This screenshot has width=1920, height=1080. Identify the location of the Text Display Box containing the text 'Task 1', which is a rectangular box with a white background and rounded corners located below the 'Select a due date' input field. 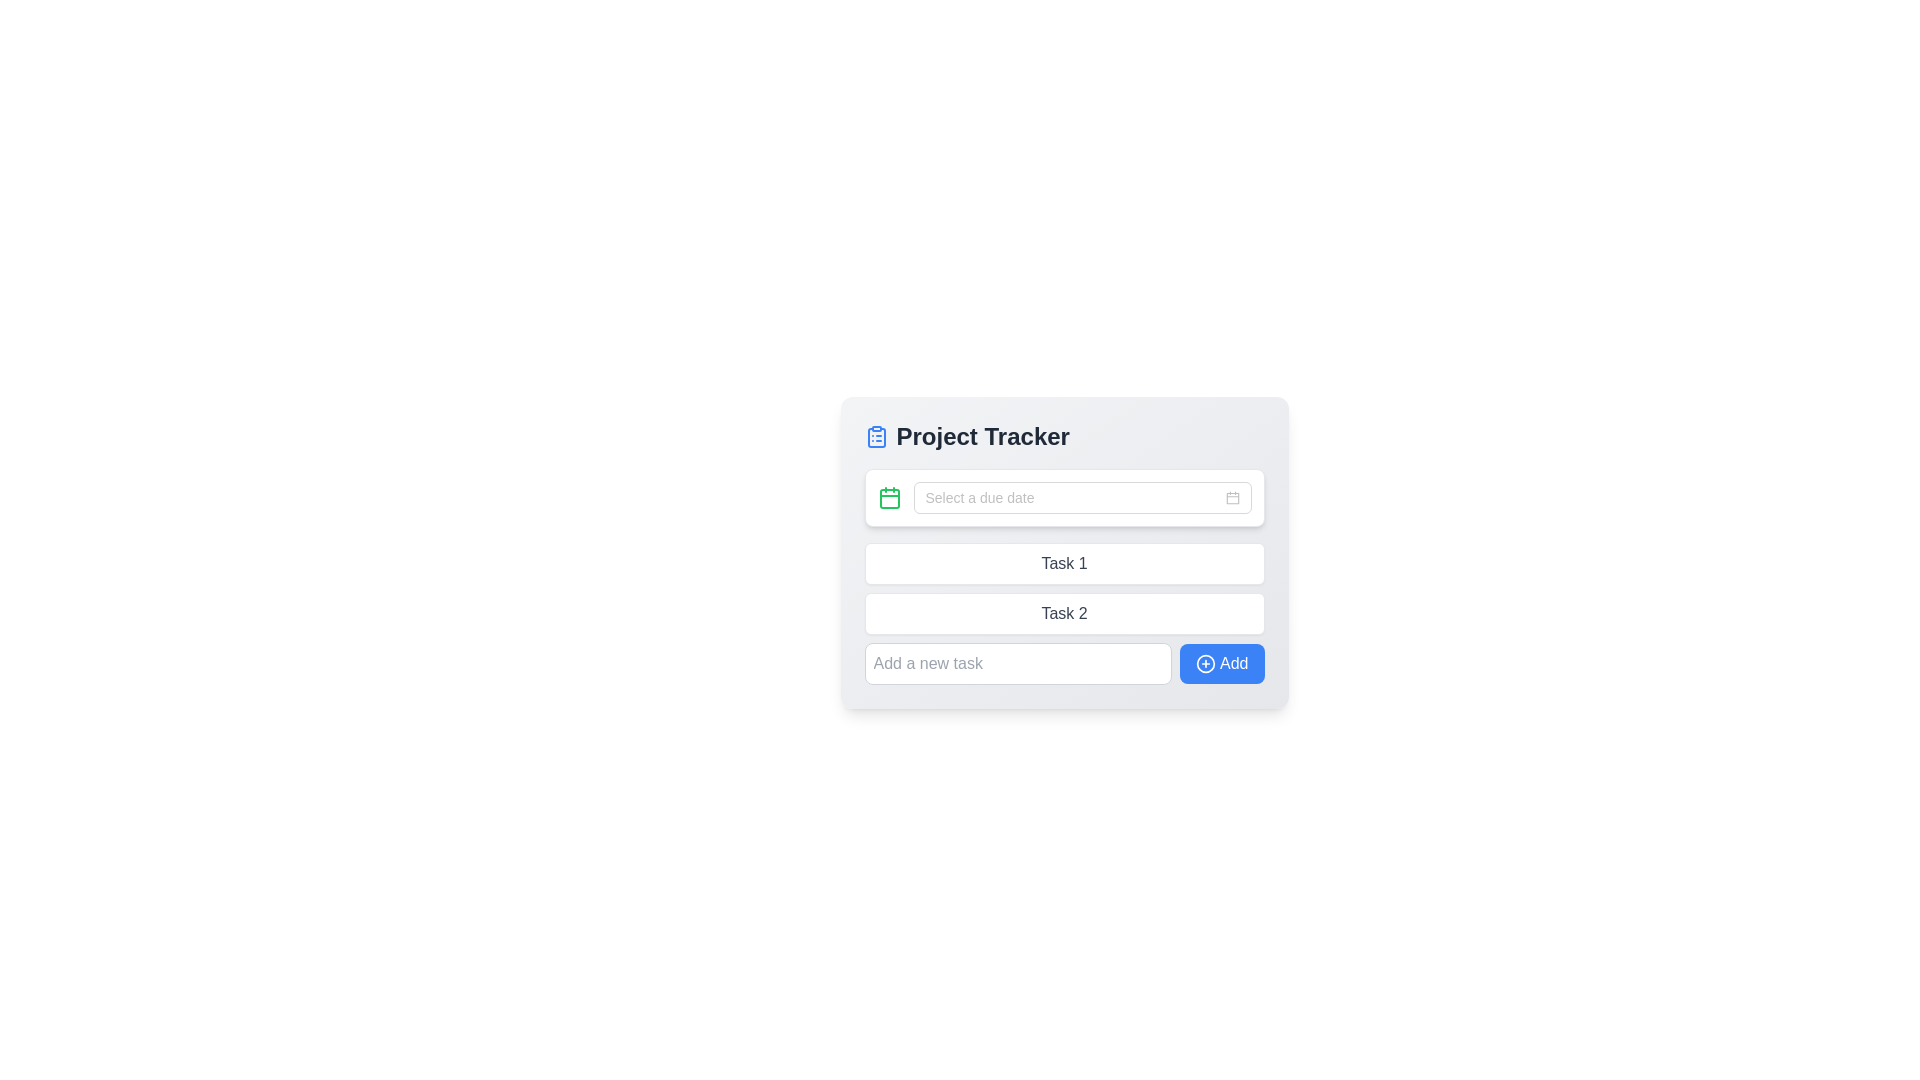
(1063, 552).